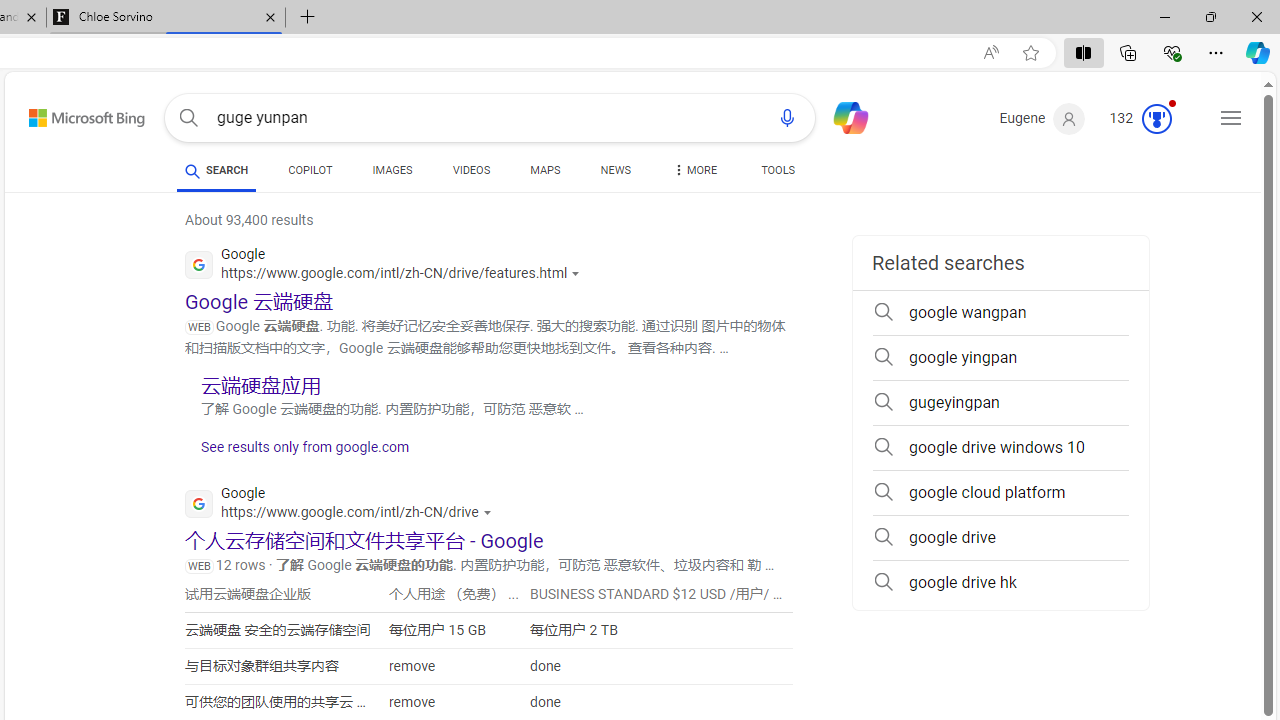 Image resolution: width=1280 pixels, height=720 pixels. What do you see at coordinates (1164, 16) in the screenshot?
I see `'Minimize'` at bounding box center [1164, 16].